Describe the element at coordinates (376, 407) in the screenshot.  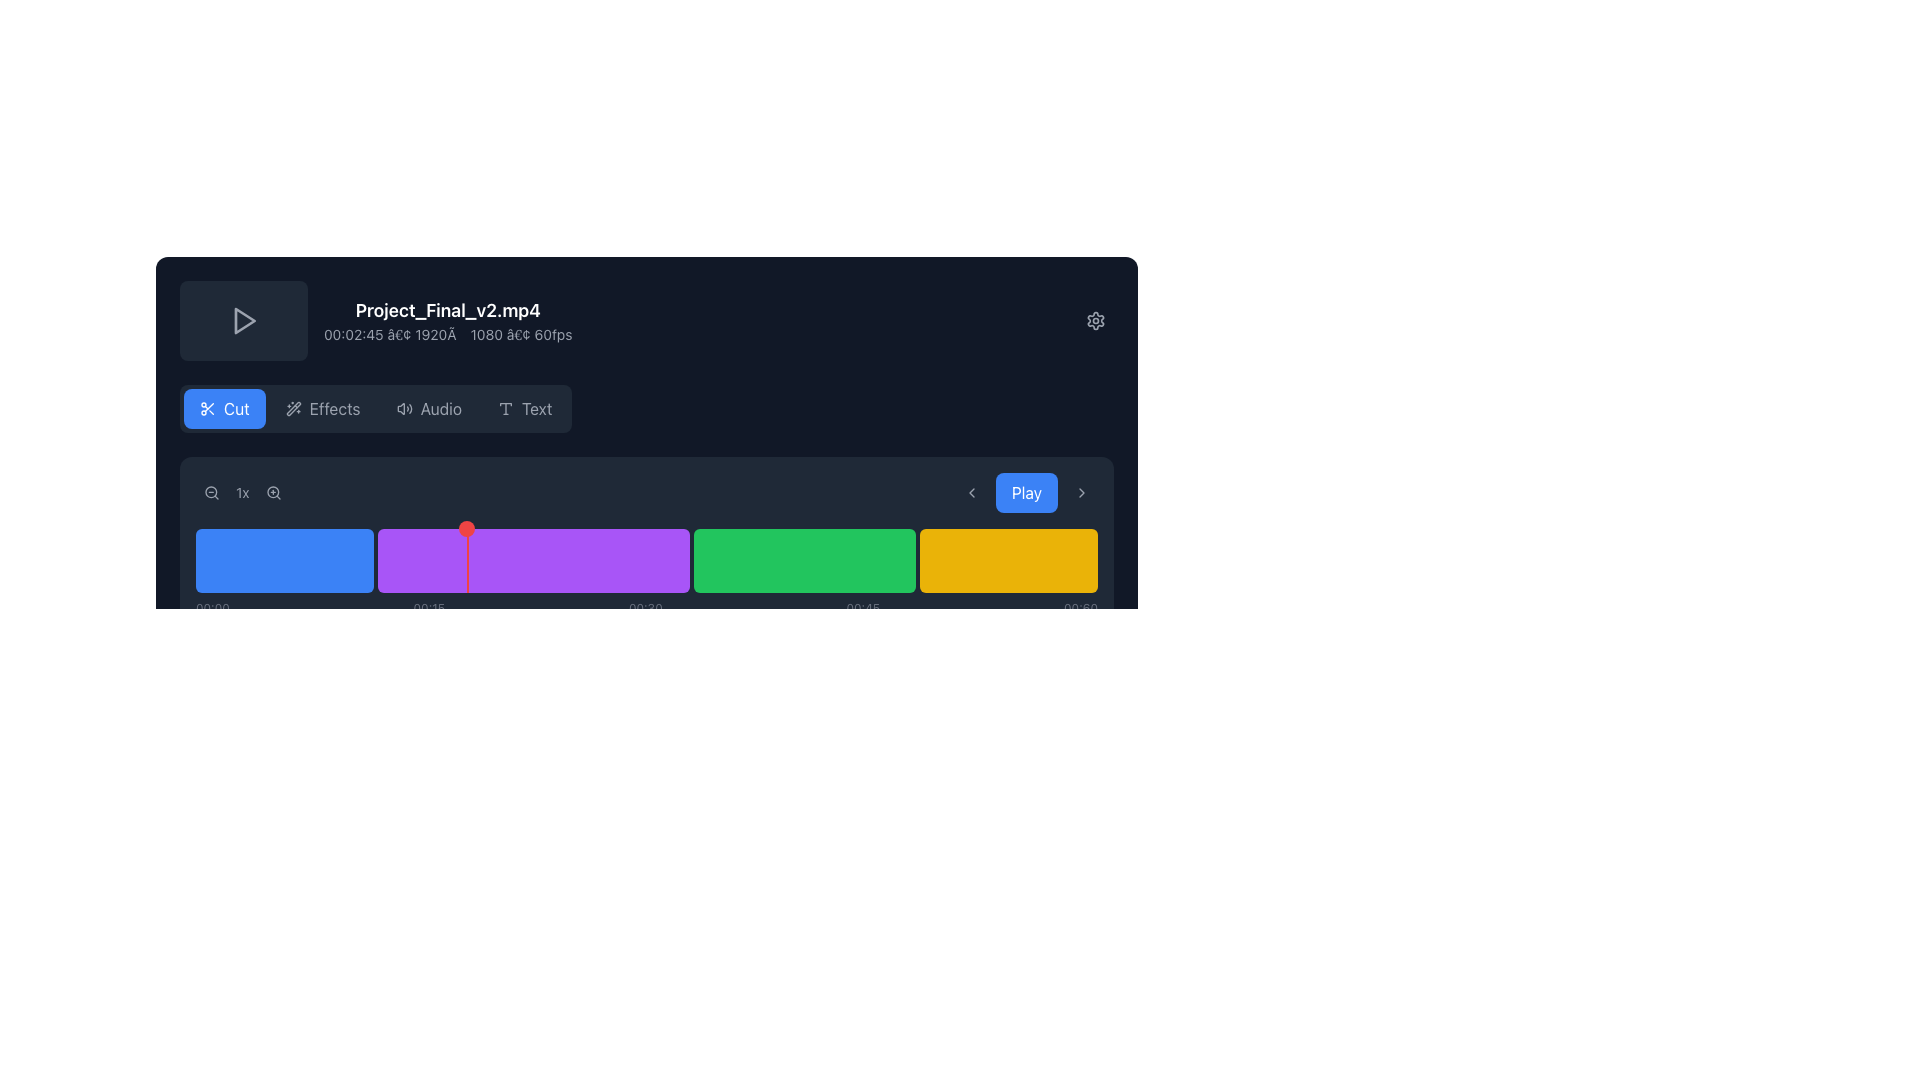
I see `any button in the Toolbar located directly beneath the project information panel` at that location.